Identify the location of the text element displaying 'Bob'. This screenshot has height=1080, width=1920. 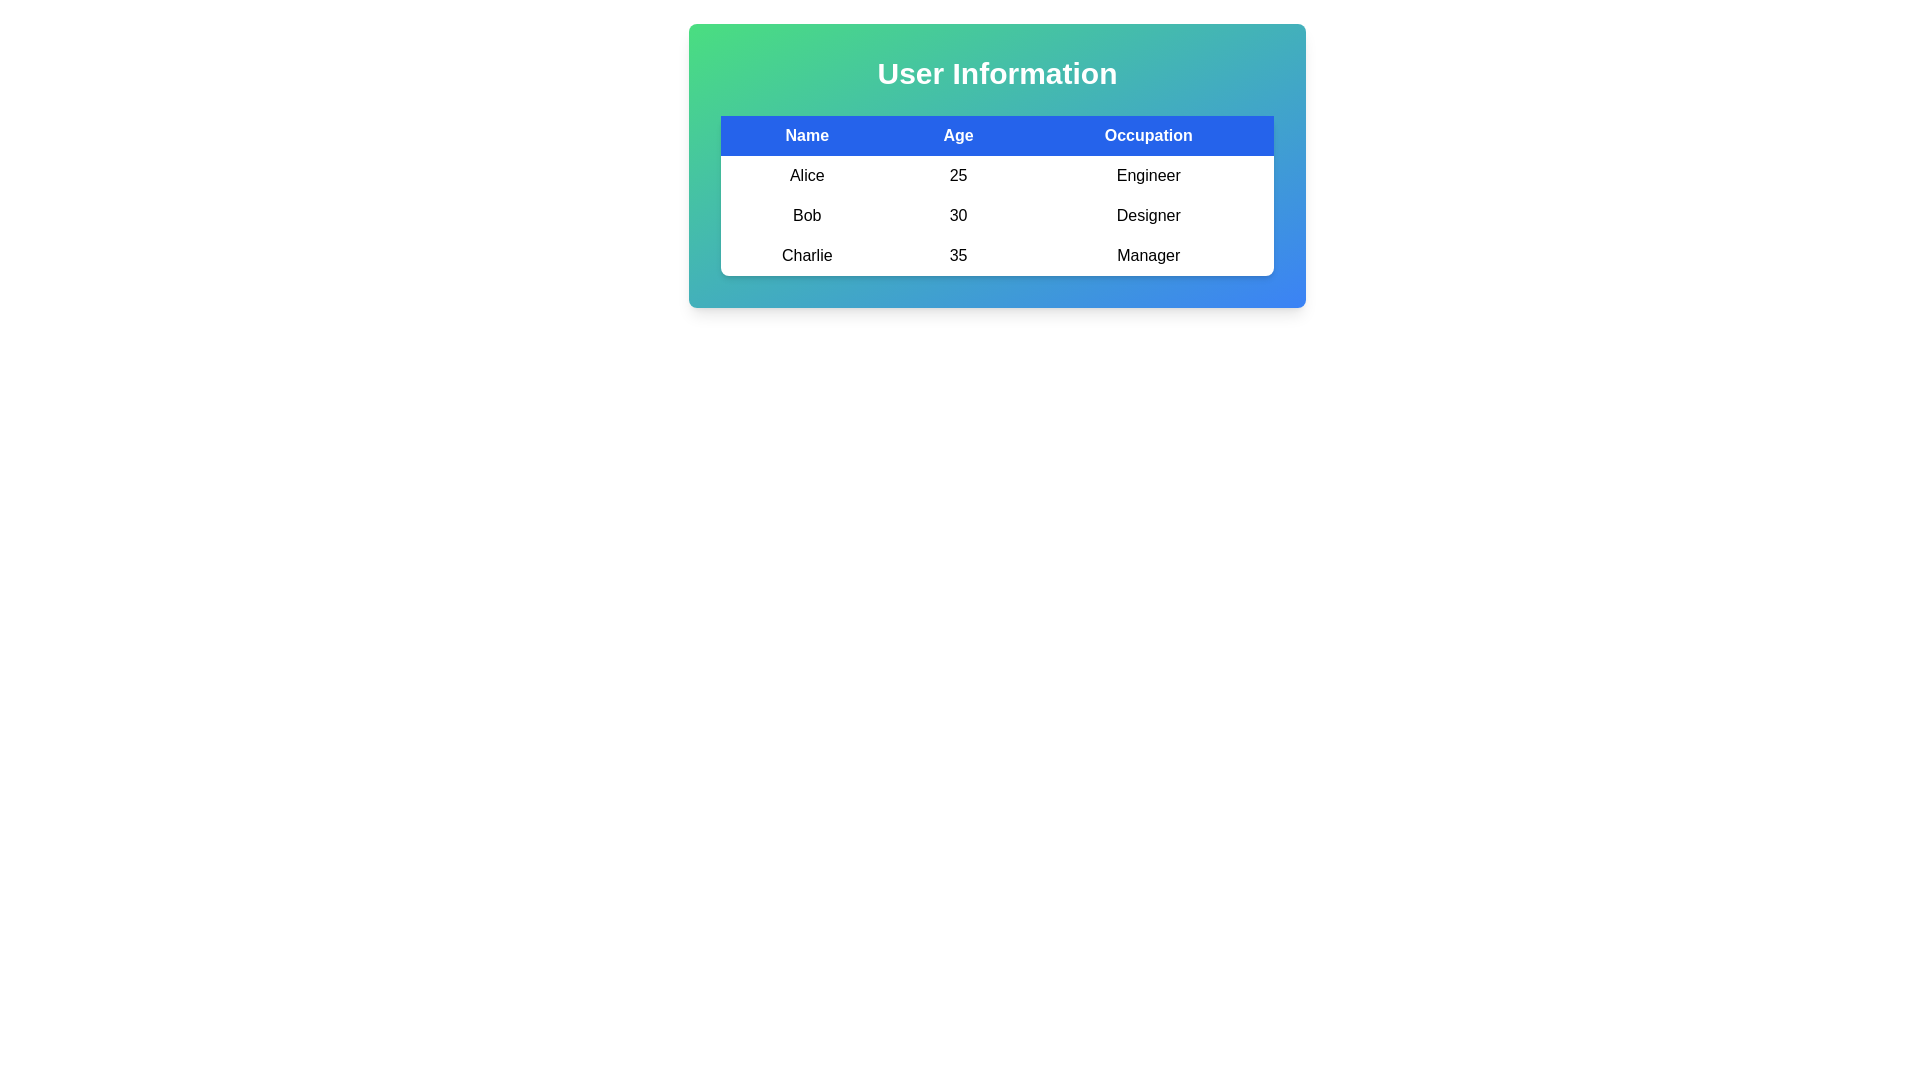
(807, 216).